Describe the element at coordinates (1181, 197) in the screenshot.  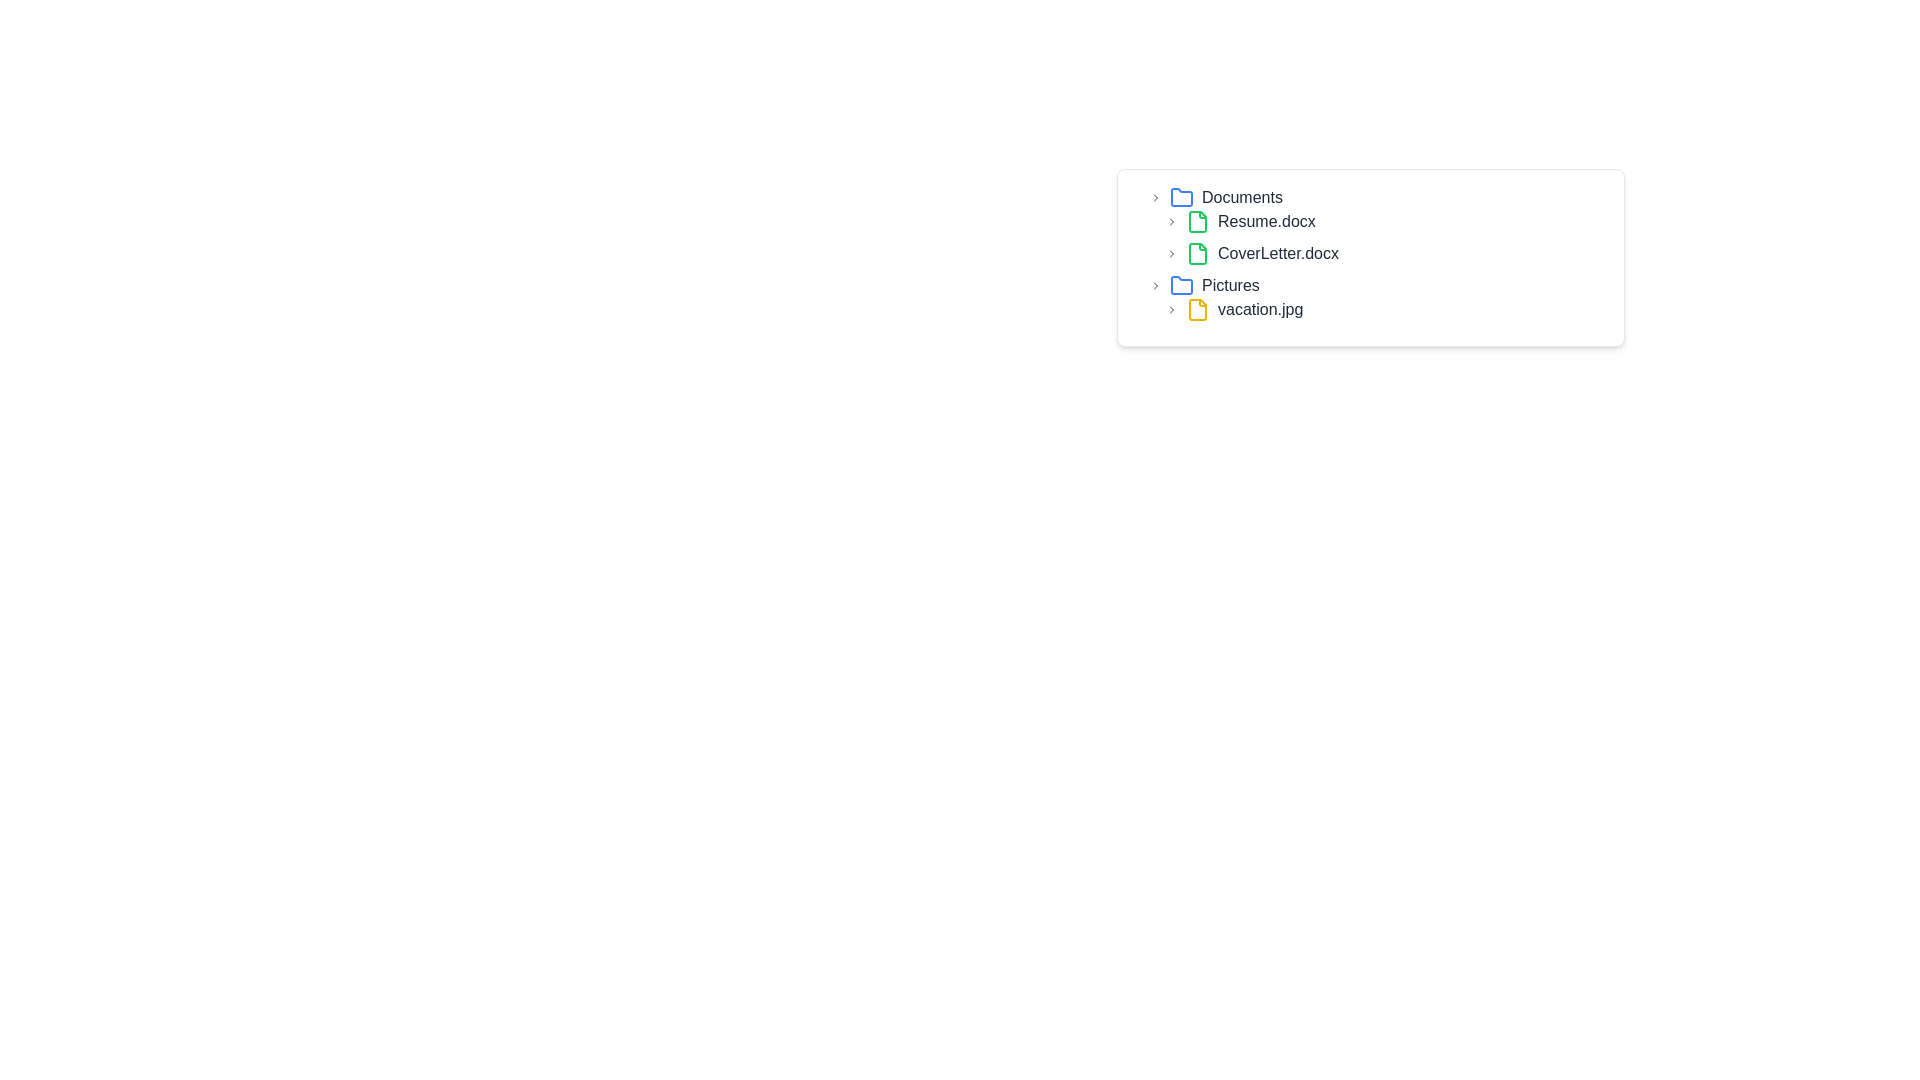
I see `the blue folder icon located in the file list interface` at that location.